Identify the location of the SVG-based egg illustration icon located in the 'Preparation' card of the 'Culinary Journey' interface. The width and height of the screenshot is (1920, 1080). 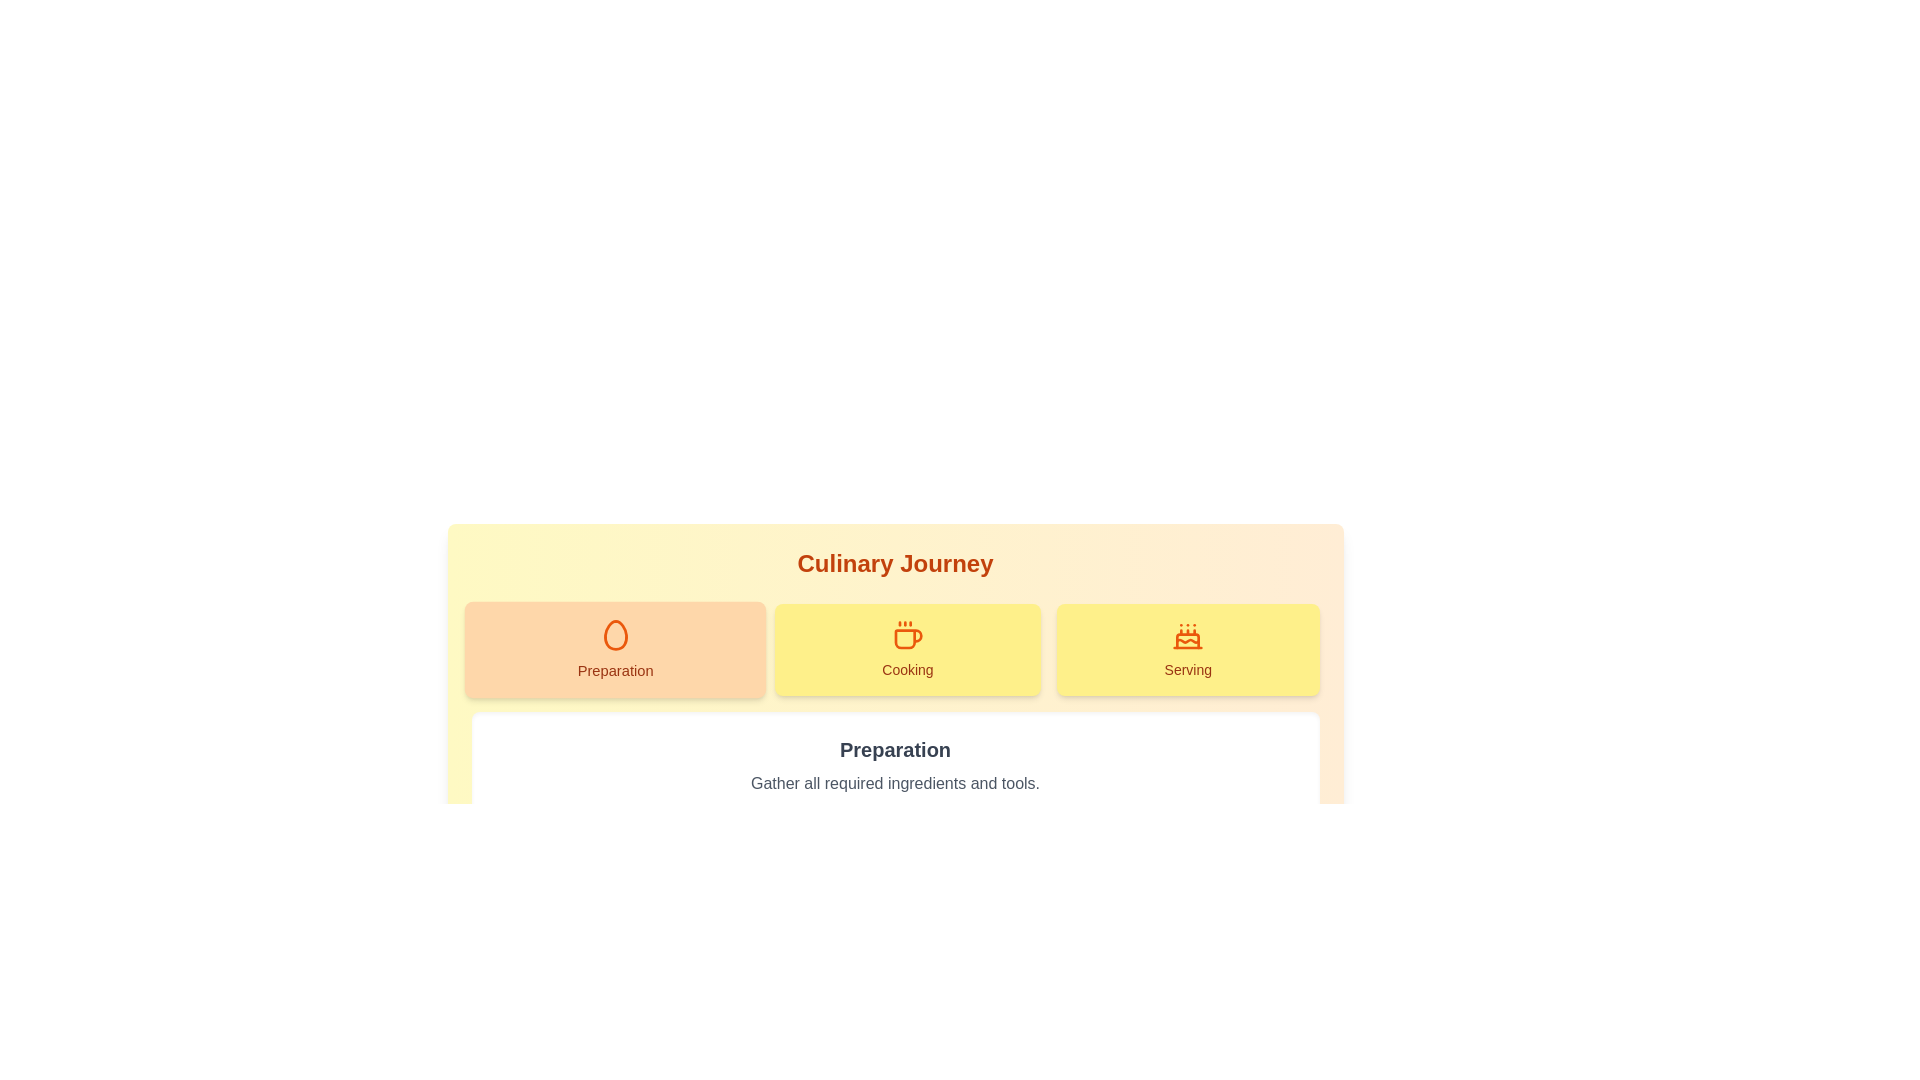
(614, 635).